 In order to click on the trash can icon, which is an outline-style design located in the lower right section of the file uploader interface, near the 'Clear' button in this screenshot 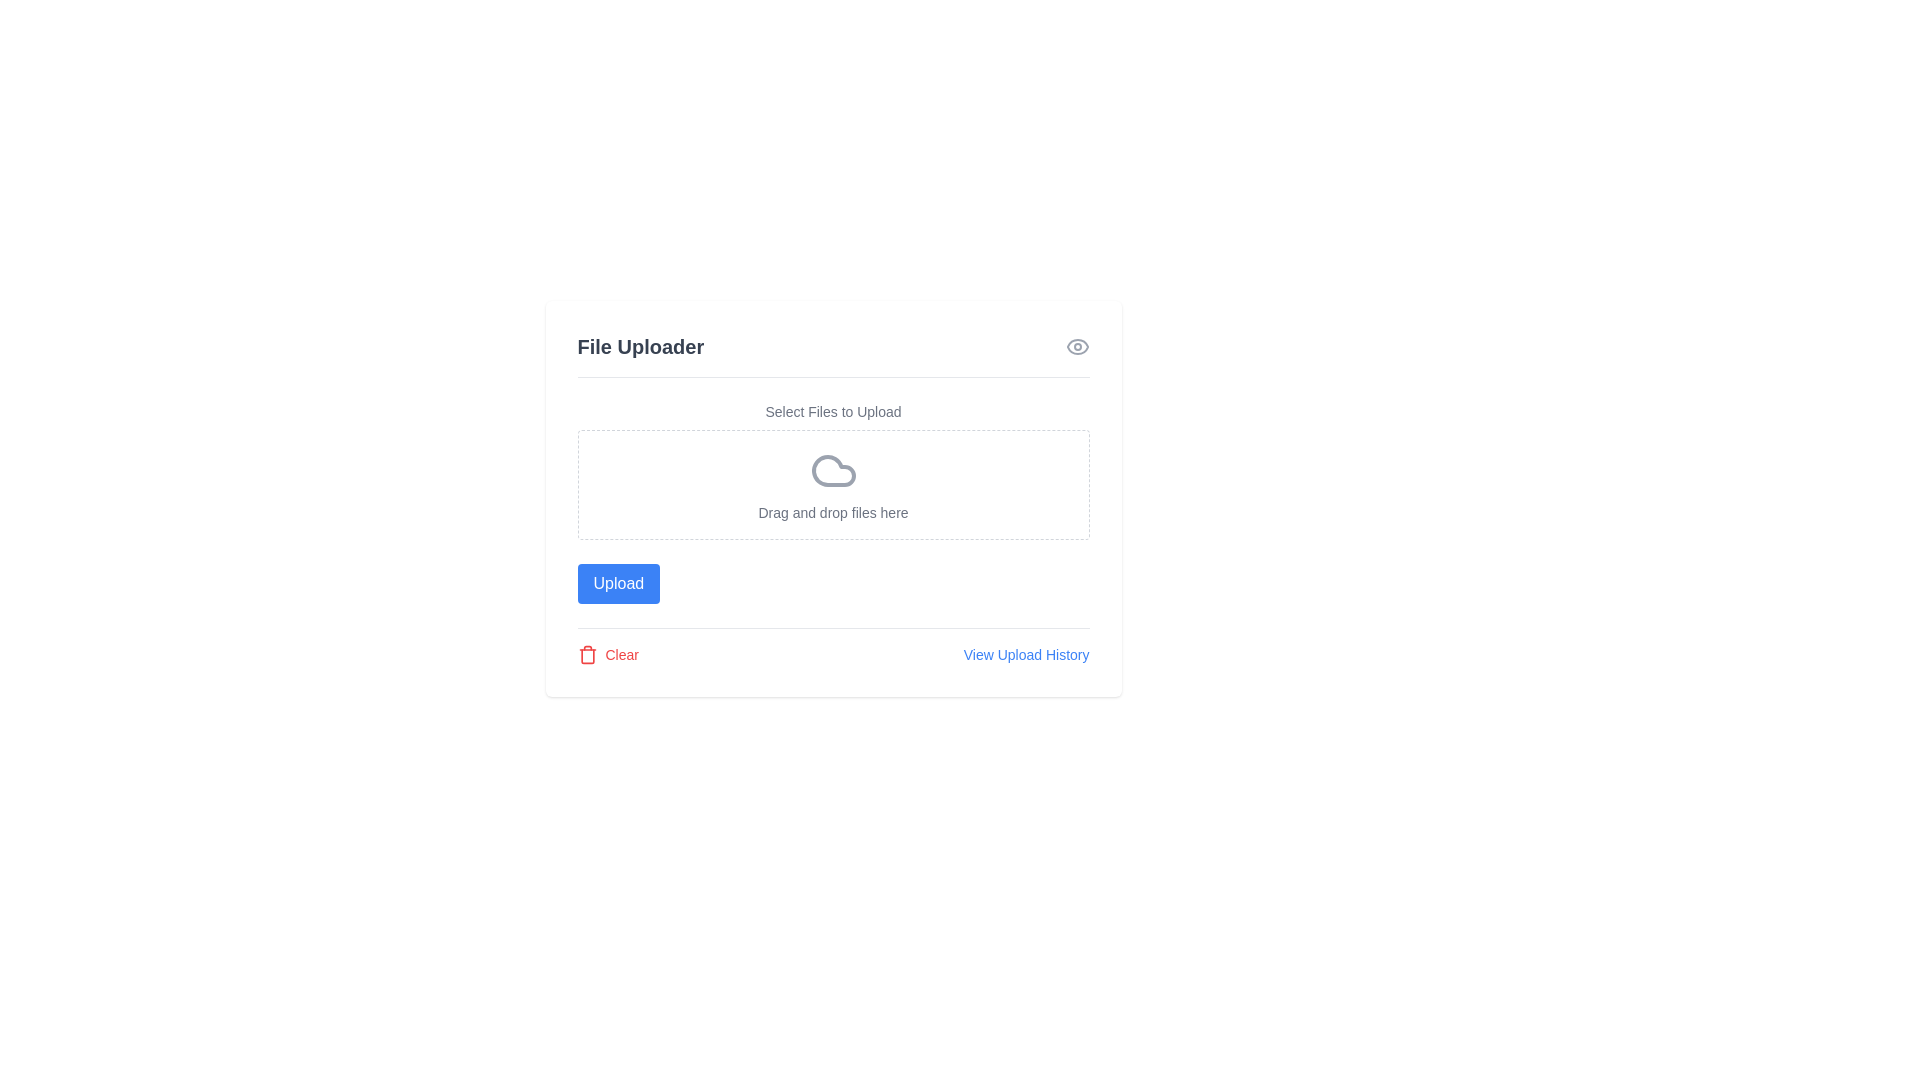, I will do `click(586, 656)`.